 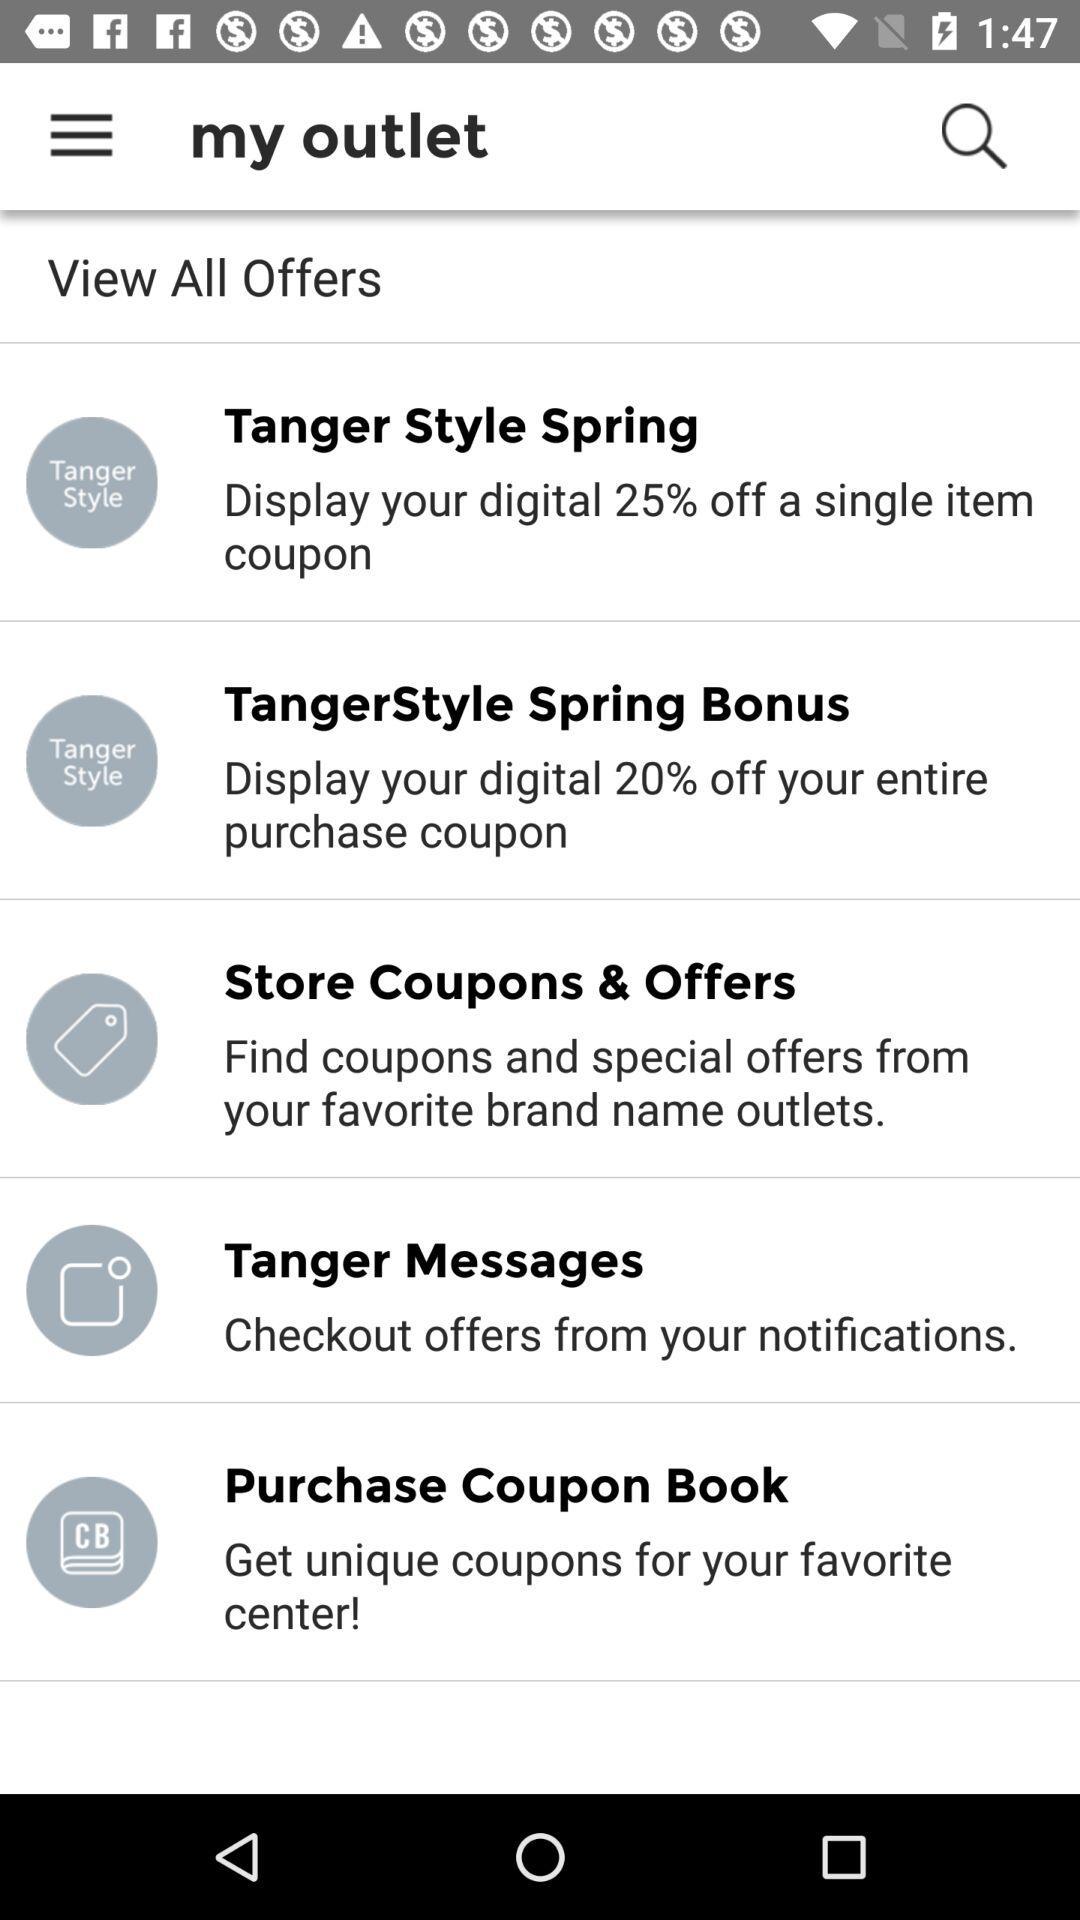 What do you see at coordinates (80, 135) in the screenshot?
I see `the item to the left of my outlet item` at bounding box center [80, 135].